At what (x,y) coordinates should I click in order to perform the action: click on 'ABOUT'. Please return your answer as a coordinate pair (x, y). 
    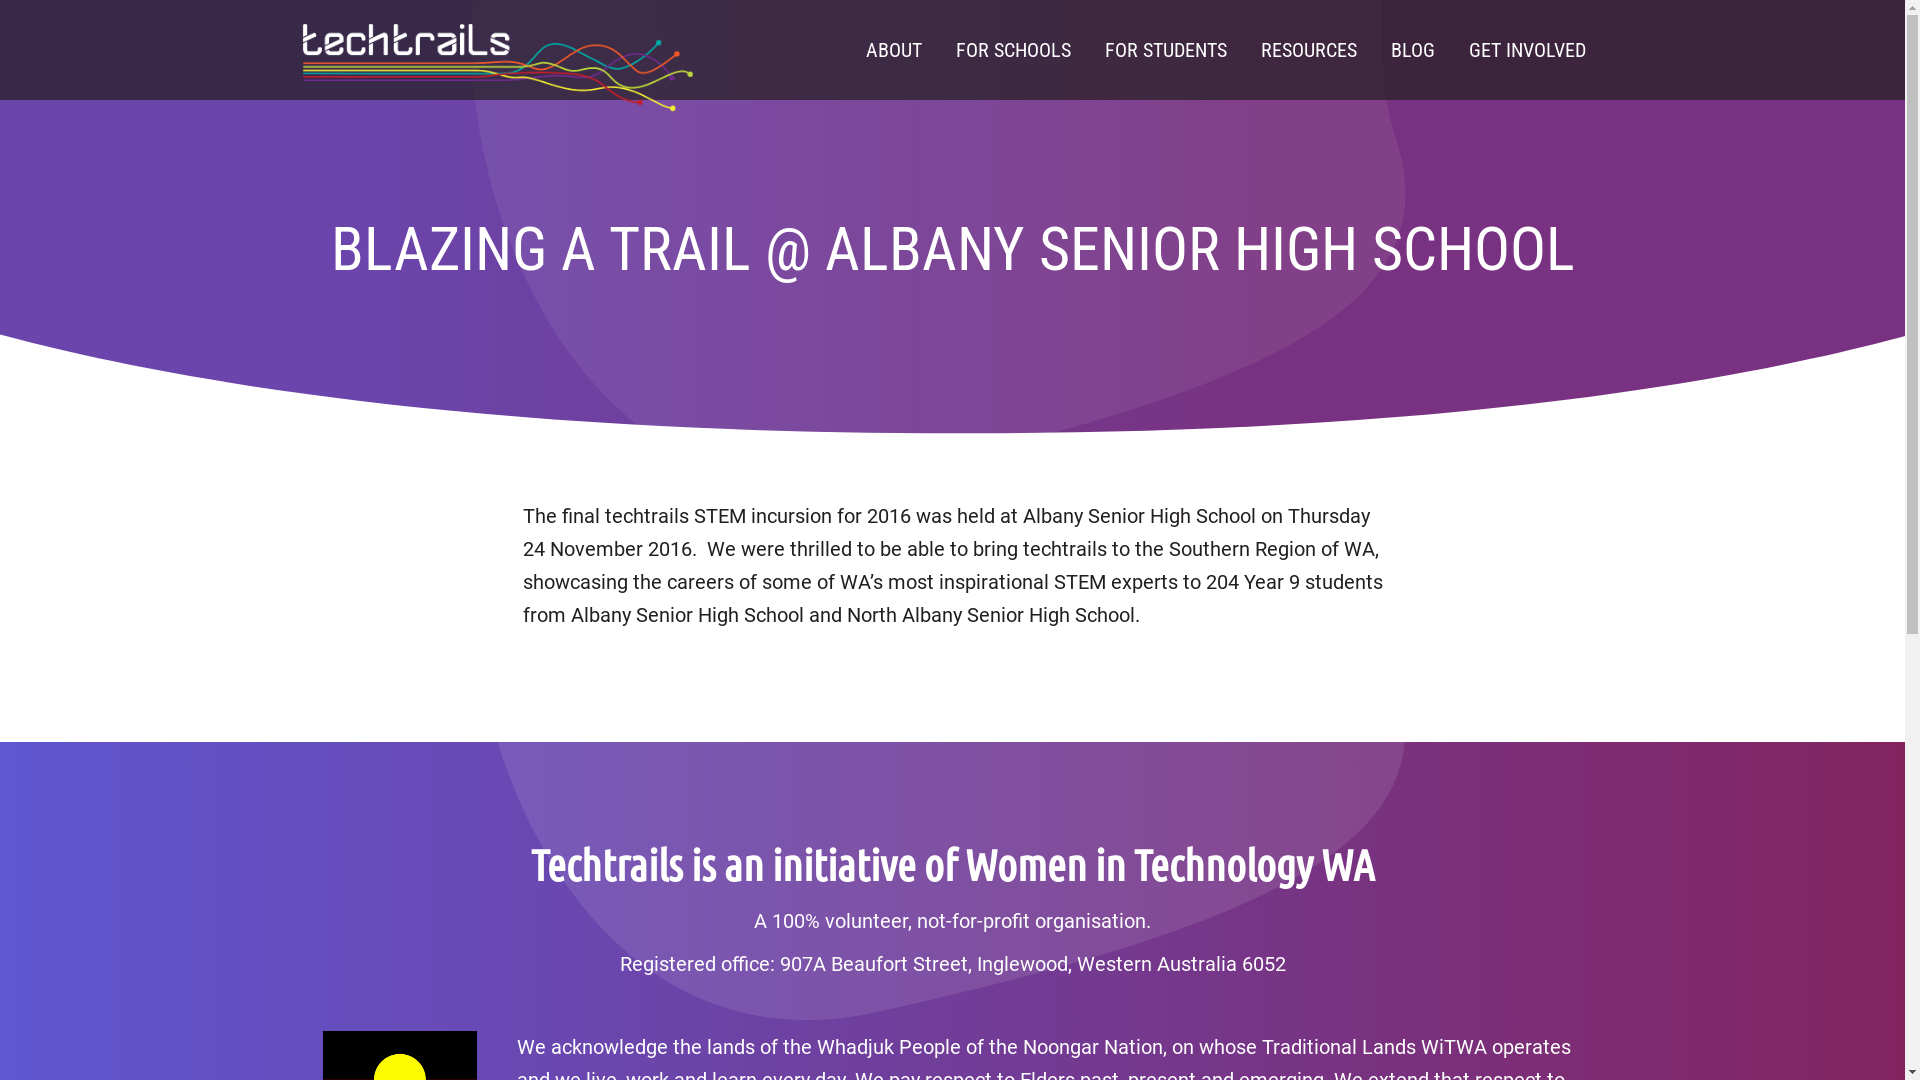
    Looking at the image, I should click on (848, 49).